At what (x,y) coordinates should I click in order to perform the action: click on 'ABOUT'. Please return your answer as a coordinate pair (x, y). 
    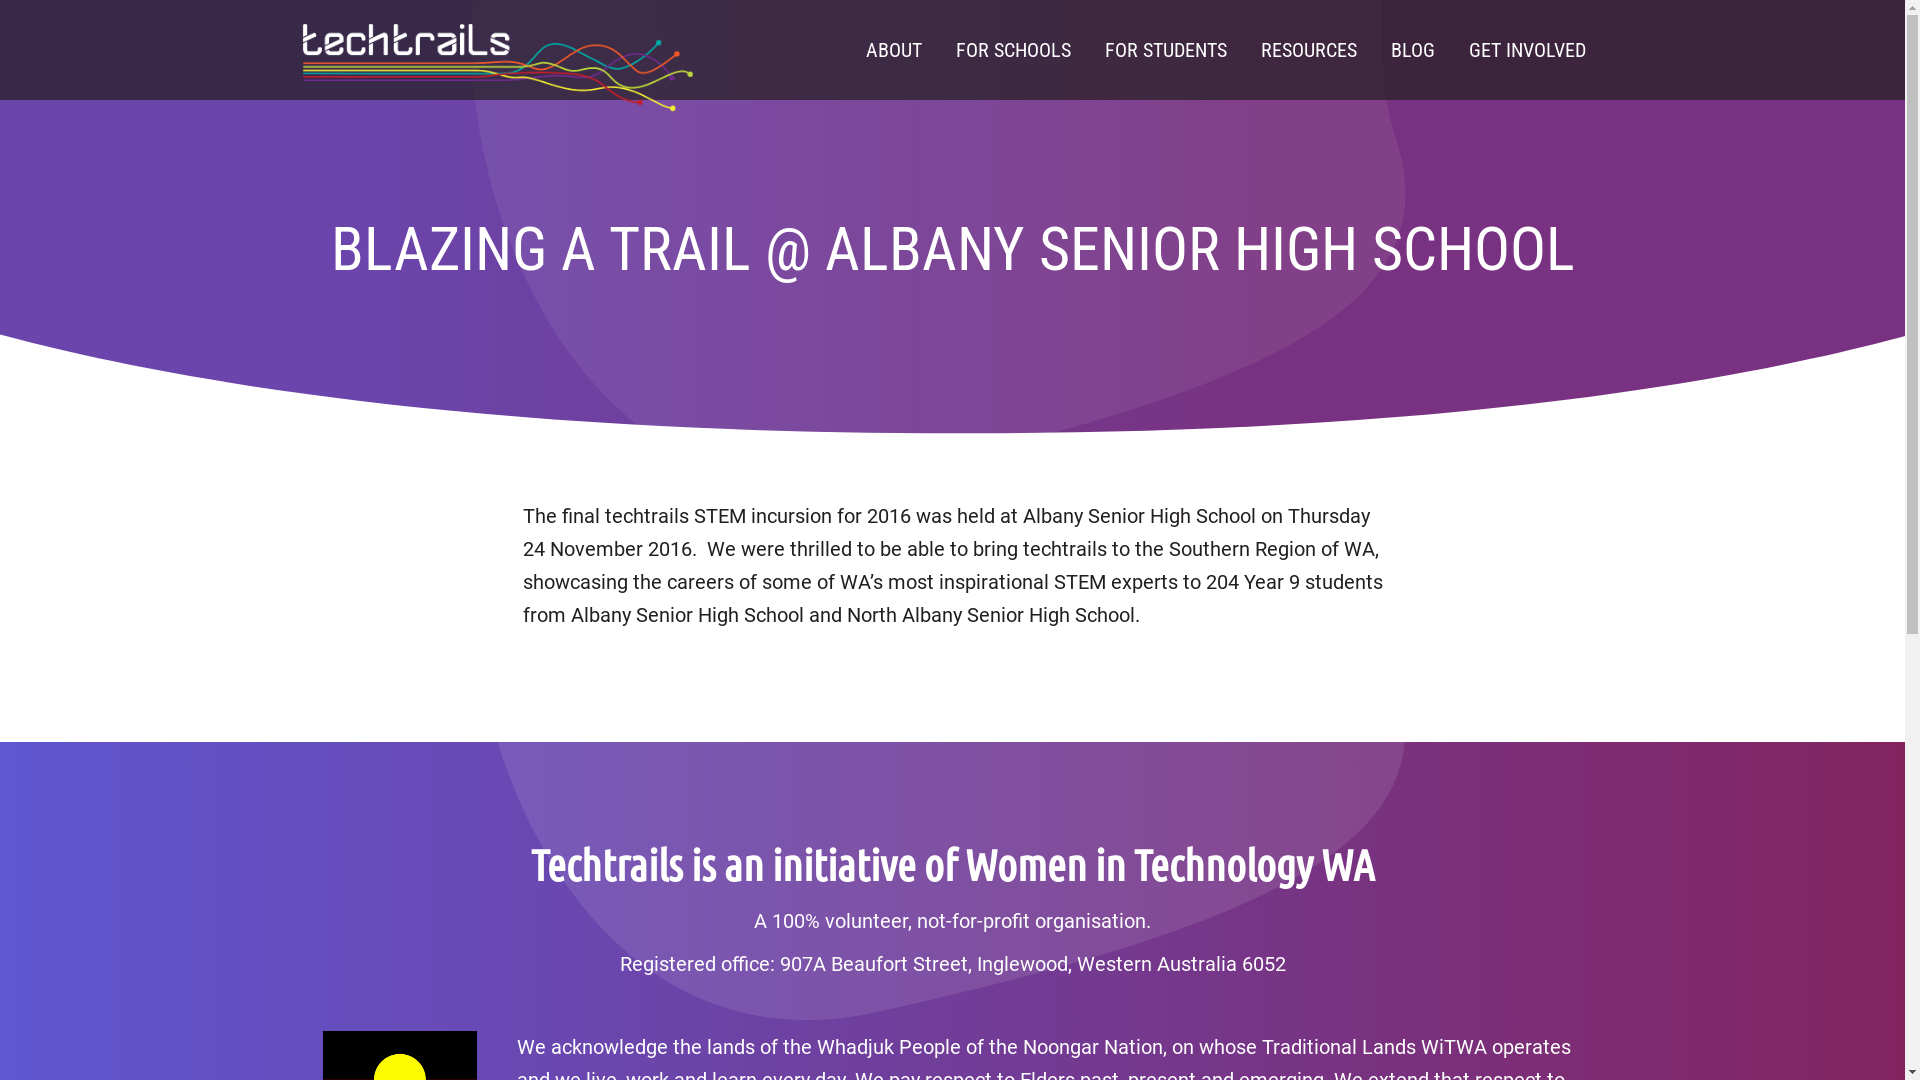
    Looking at the image, I should click on (848, 49).